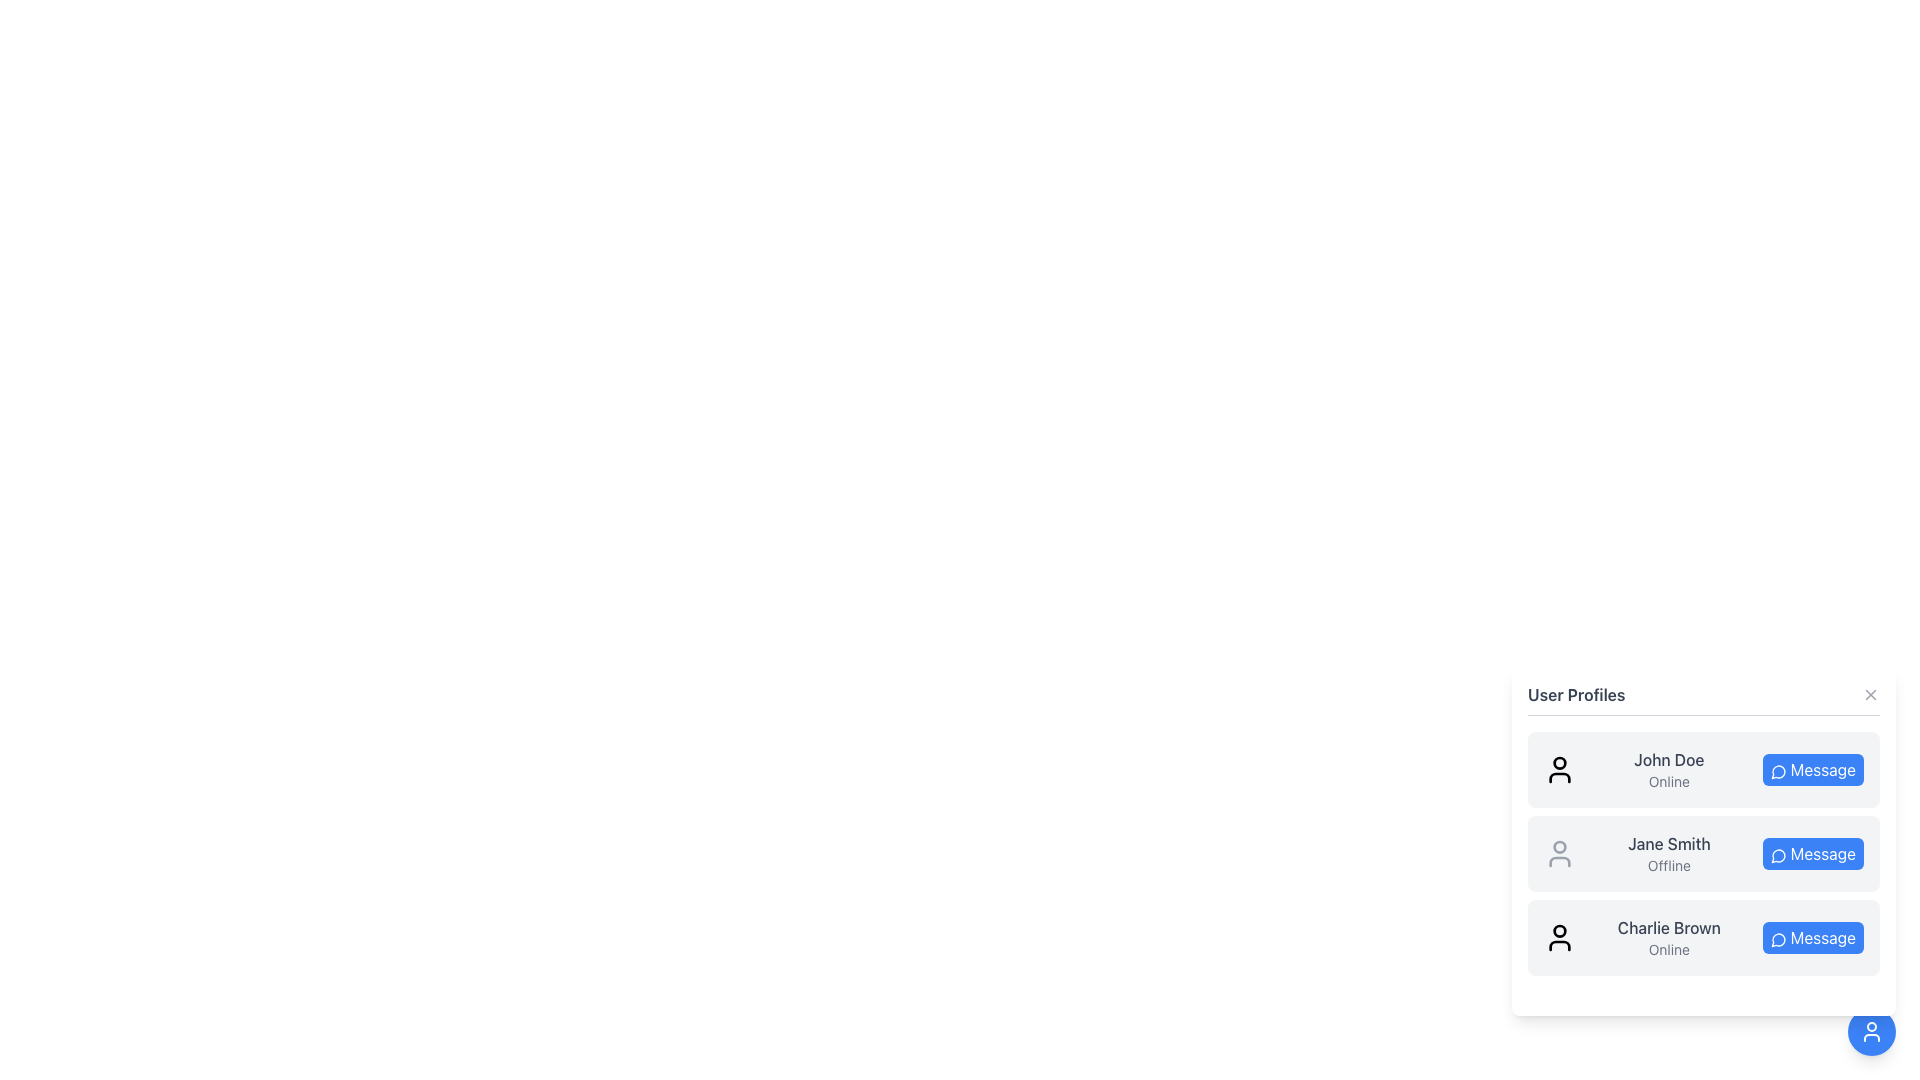 The width and height of the screenshot is (1920, 1080). Describe the element at coordinates (1559, 937) in the screenshot. I see `the user profile icon representing 'Charlie Brown' located on the left side of the profile section, which includes the name and status text` at that location.